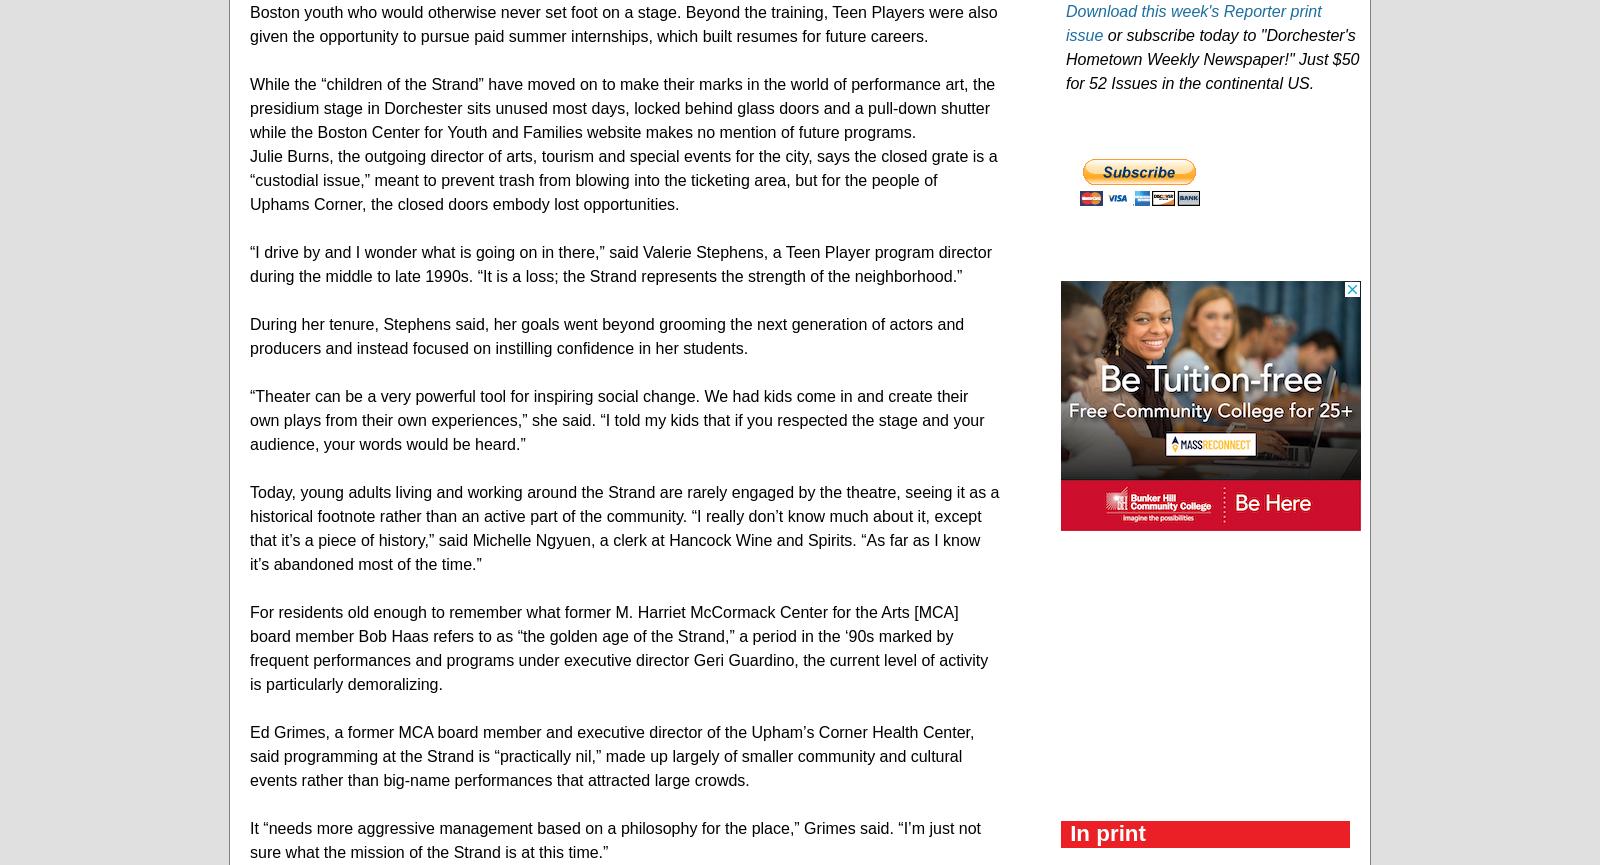 This screenshot has width=1600, height=865. I want to click on 'Julie Burns, the outgoing director of arts, tourism and special events for the city, says the closed grate is a “custodial issue,” meant to prevent trash from blowing into the ticketing area, but for the people of Uphams Corner, the closed doors embody lost opportunities.', so click(623, 178).